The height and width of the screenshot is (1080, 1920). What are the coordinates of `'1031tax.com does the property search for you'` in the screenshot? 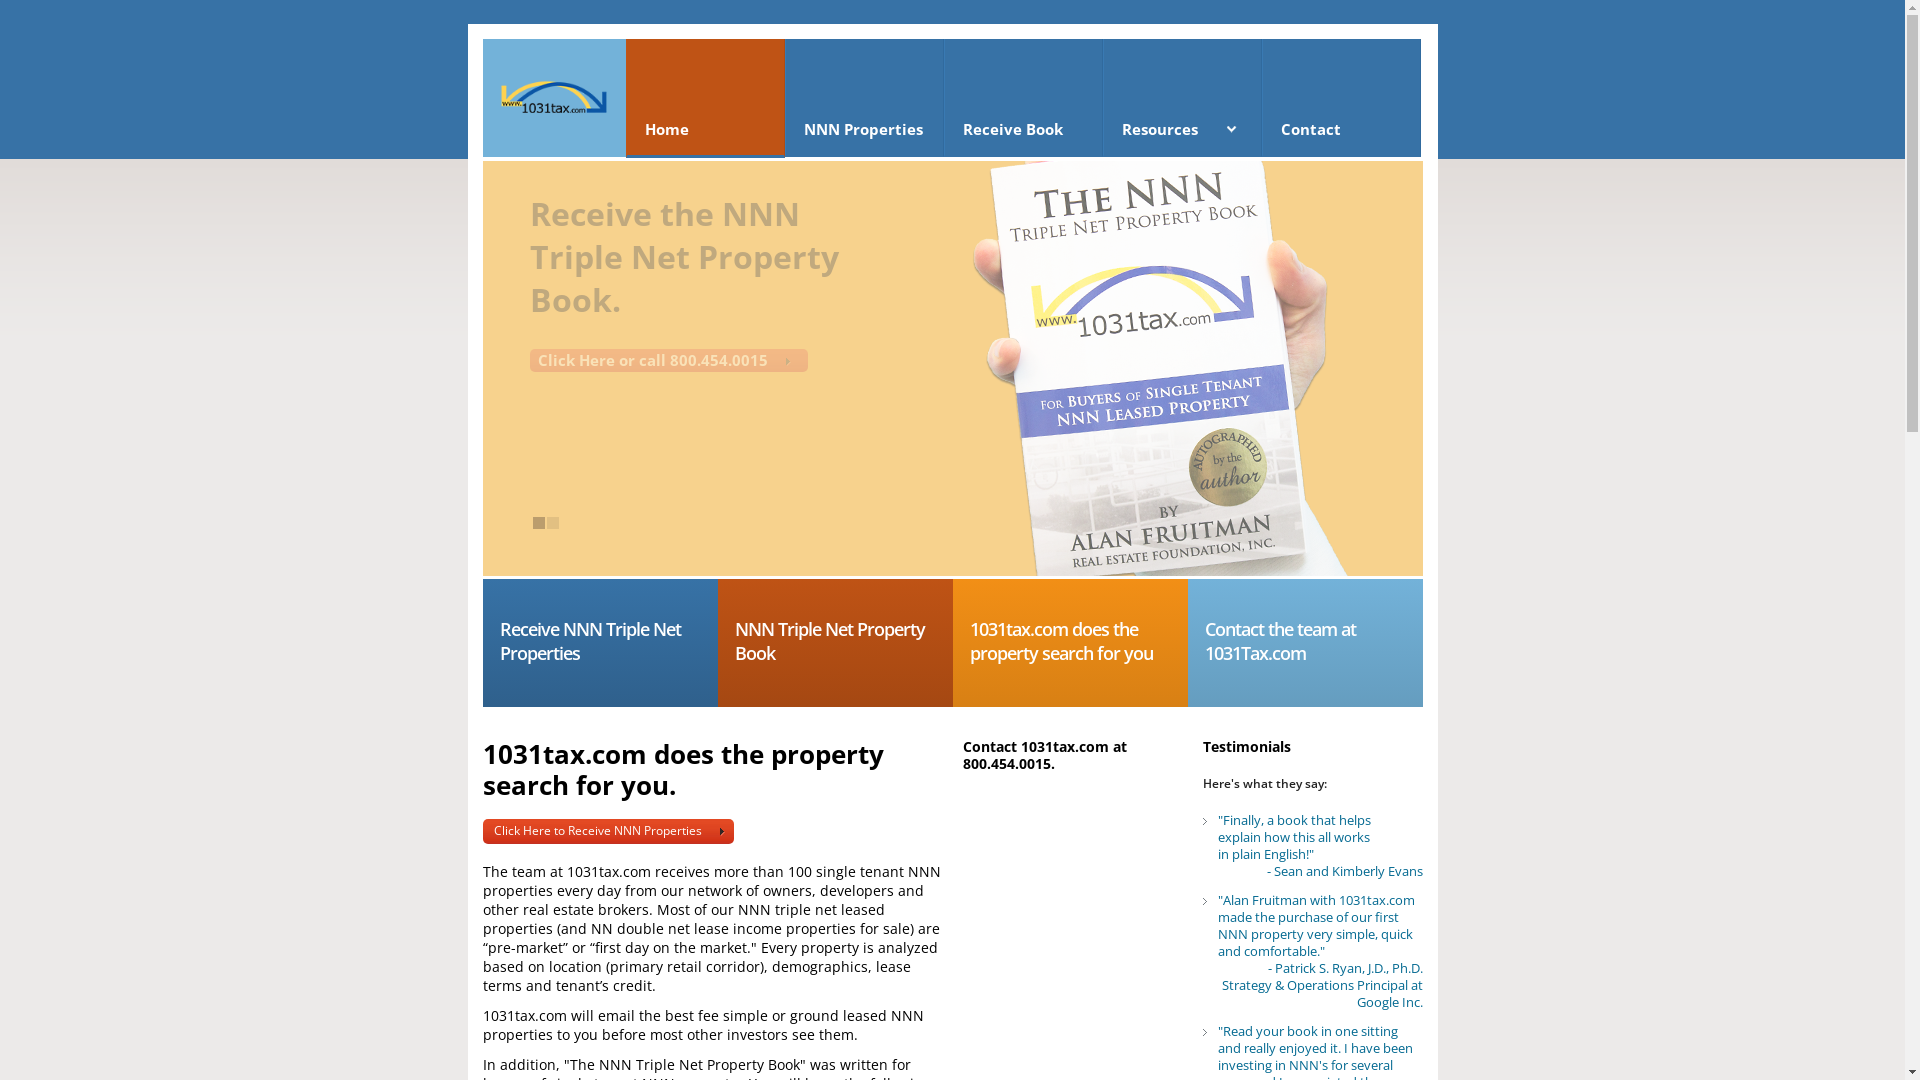 It's located at (950, 643).